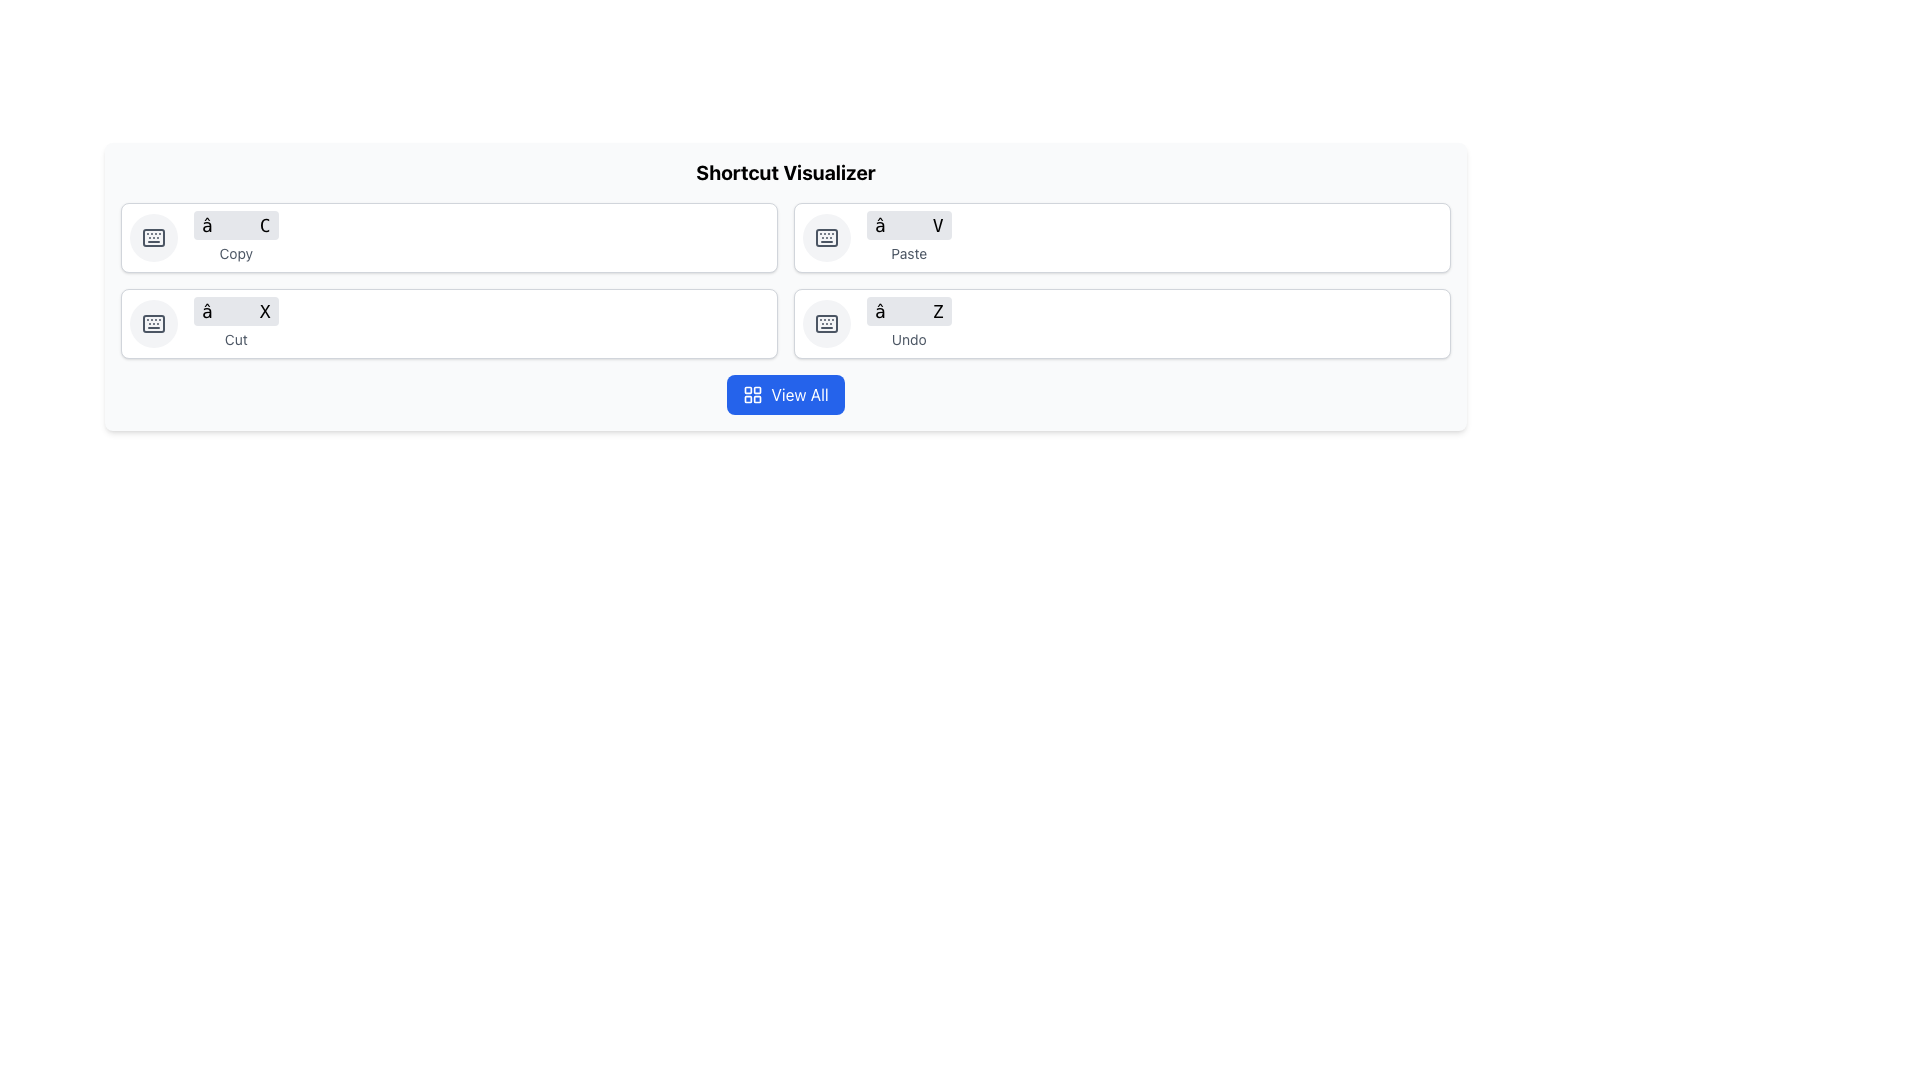 This screenshot has width=1920, height=1080. What do you see at coordinates (826, 323) in the screenshot?
I see `the keyboard-related function icon that is centrally positioned among other shortcut icons in the interface` at bounding box center [826, 323].